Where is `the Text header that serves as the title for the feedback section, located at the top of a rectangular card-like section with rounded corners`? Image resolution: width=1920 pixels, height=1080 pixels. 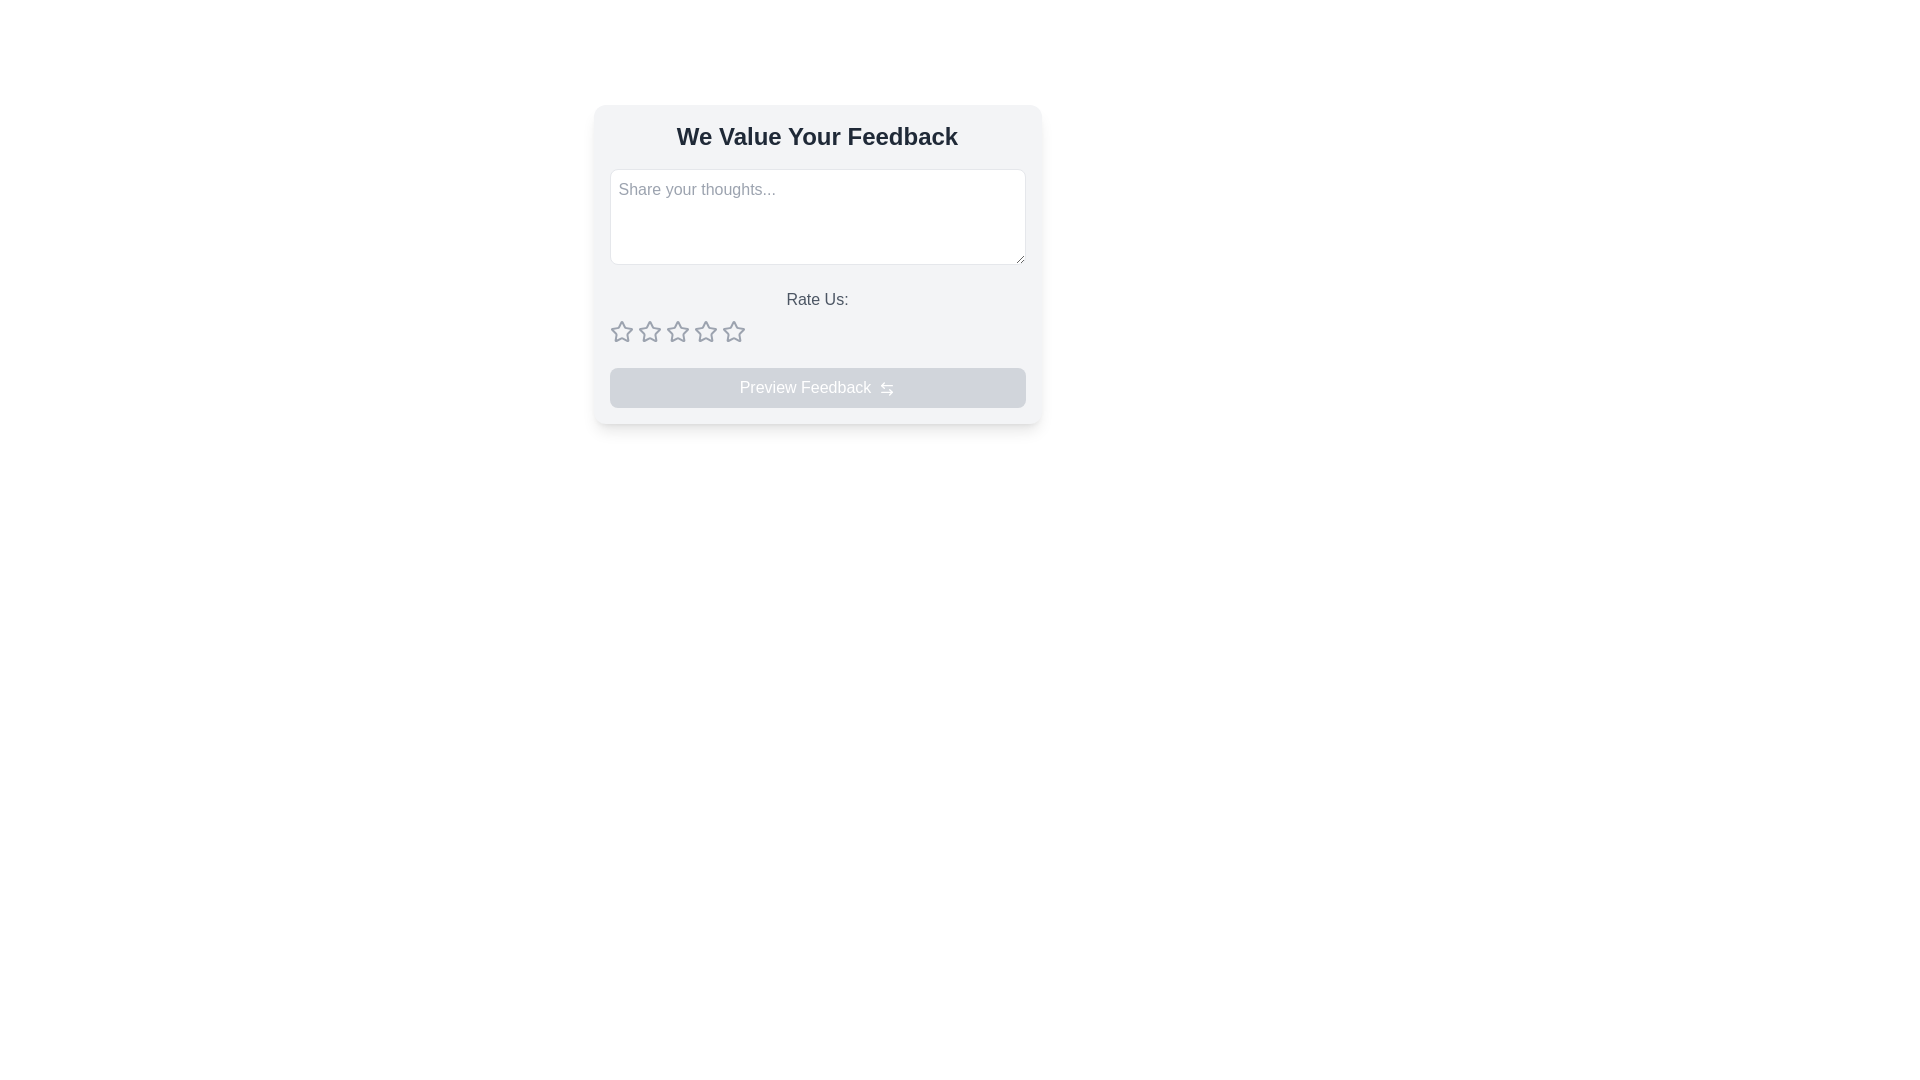 the Text header that serves as the title for the feedback section, located at the top of a rectangular card-like section with rounded corners is located at coordinates (817, 136).